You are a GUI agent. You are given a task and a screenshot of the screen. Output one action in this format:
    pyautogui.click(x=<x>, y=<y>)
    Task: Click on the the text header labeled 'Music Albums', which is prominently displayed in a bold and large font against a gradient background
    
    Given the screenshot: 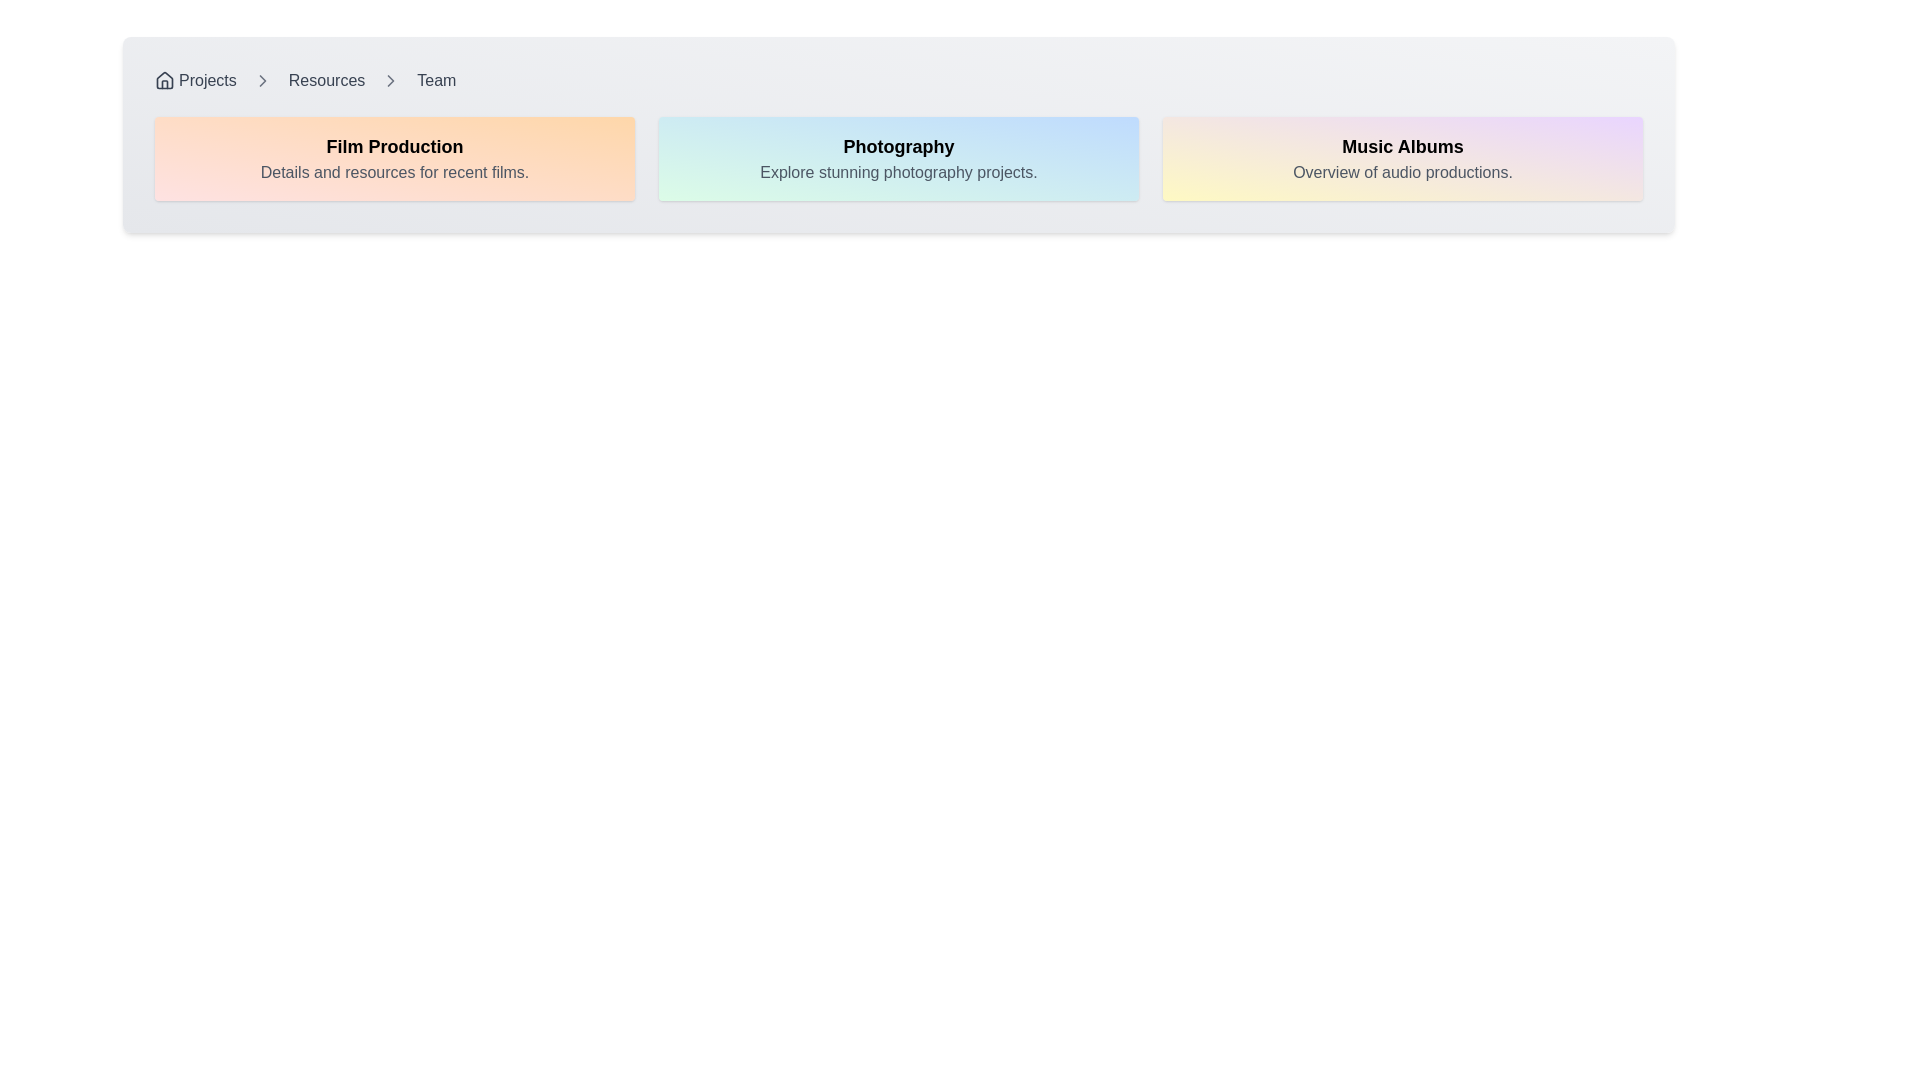 What is the action you would take?
    pyautogui.click(x=1401, y=145)
    